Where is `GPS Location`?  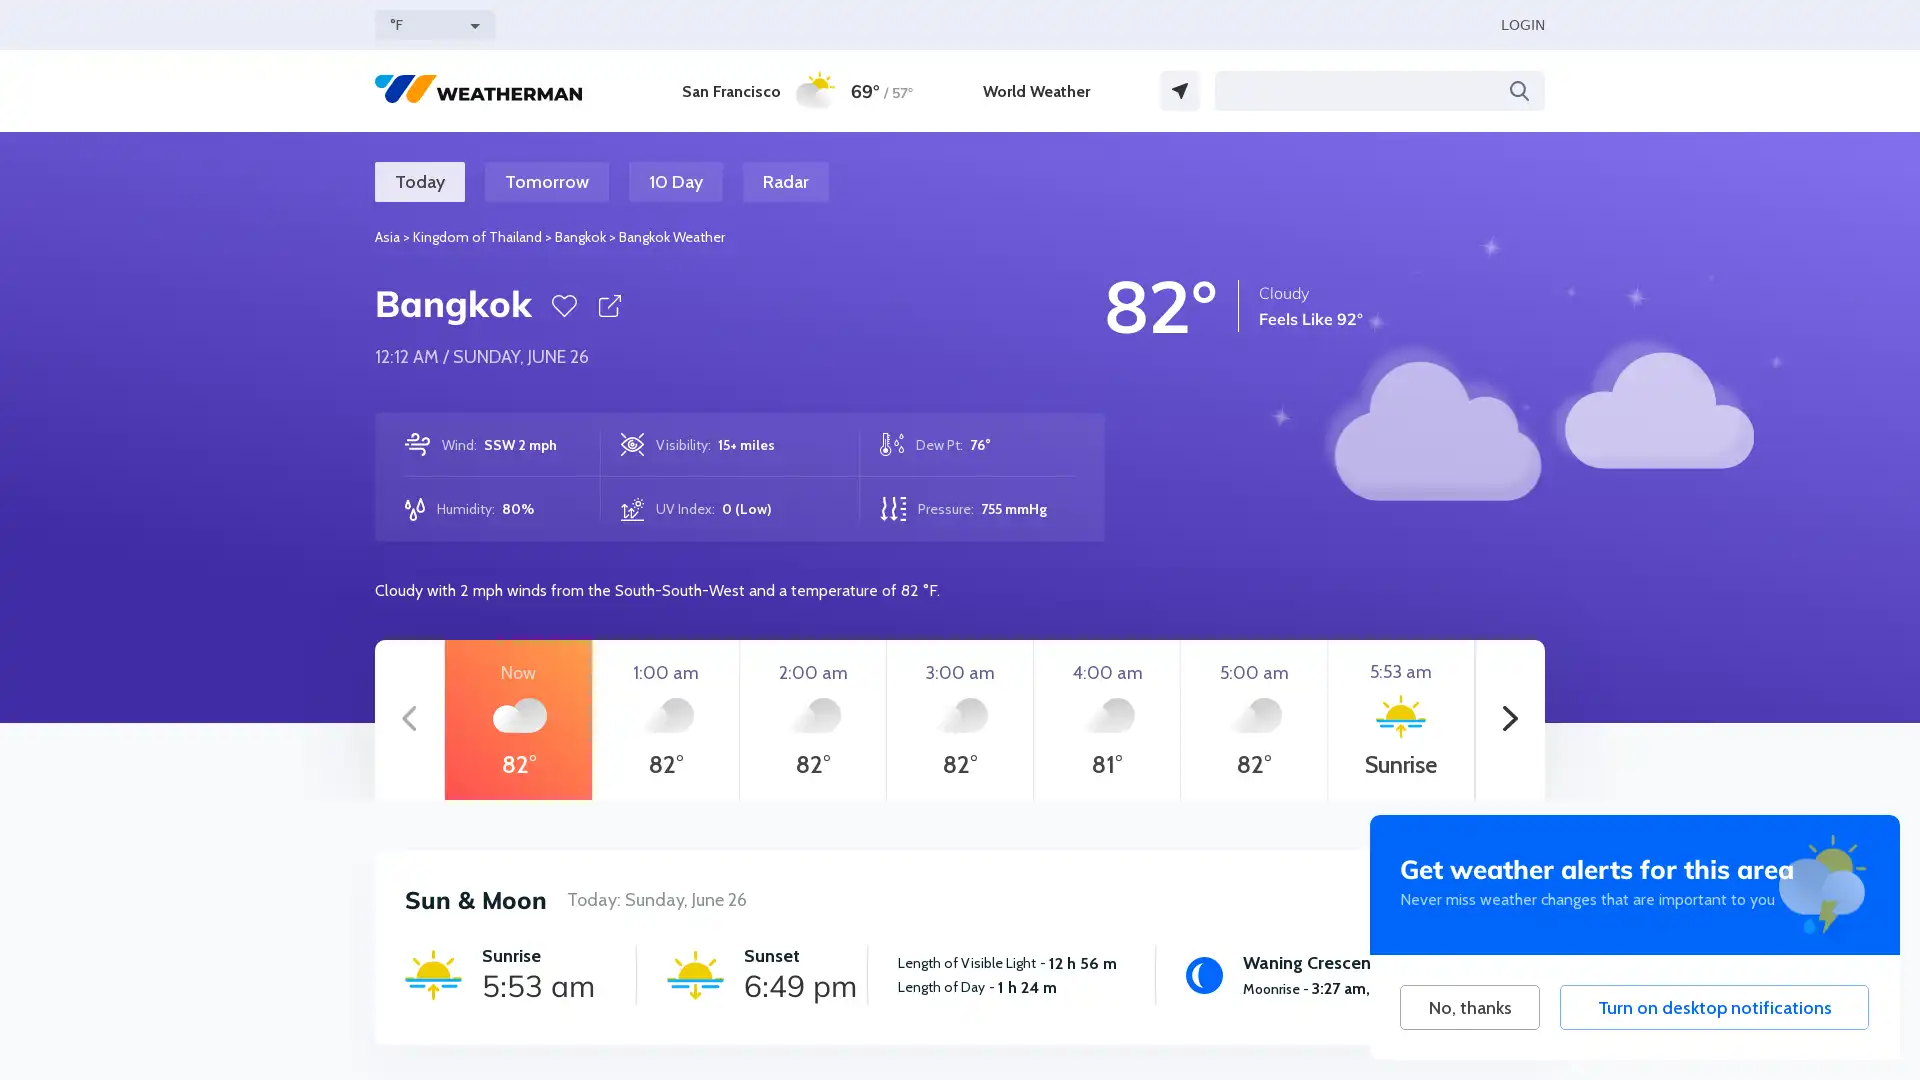 GPS Location is located at coordinates (1180, 91).